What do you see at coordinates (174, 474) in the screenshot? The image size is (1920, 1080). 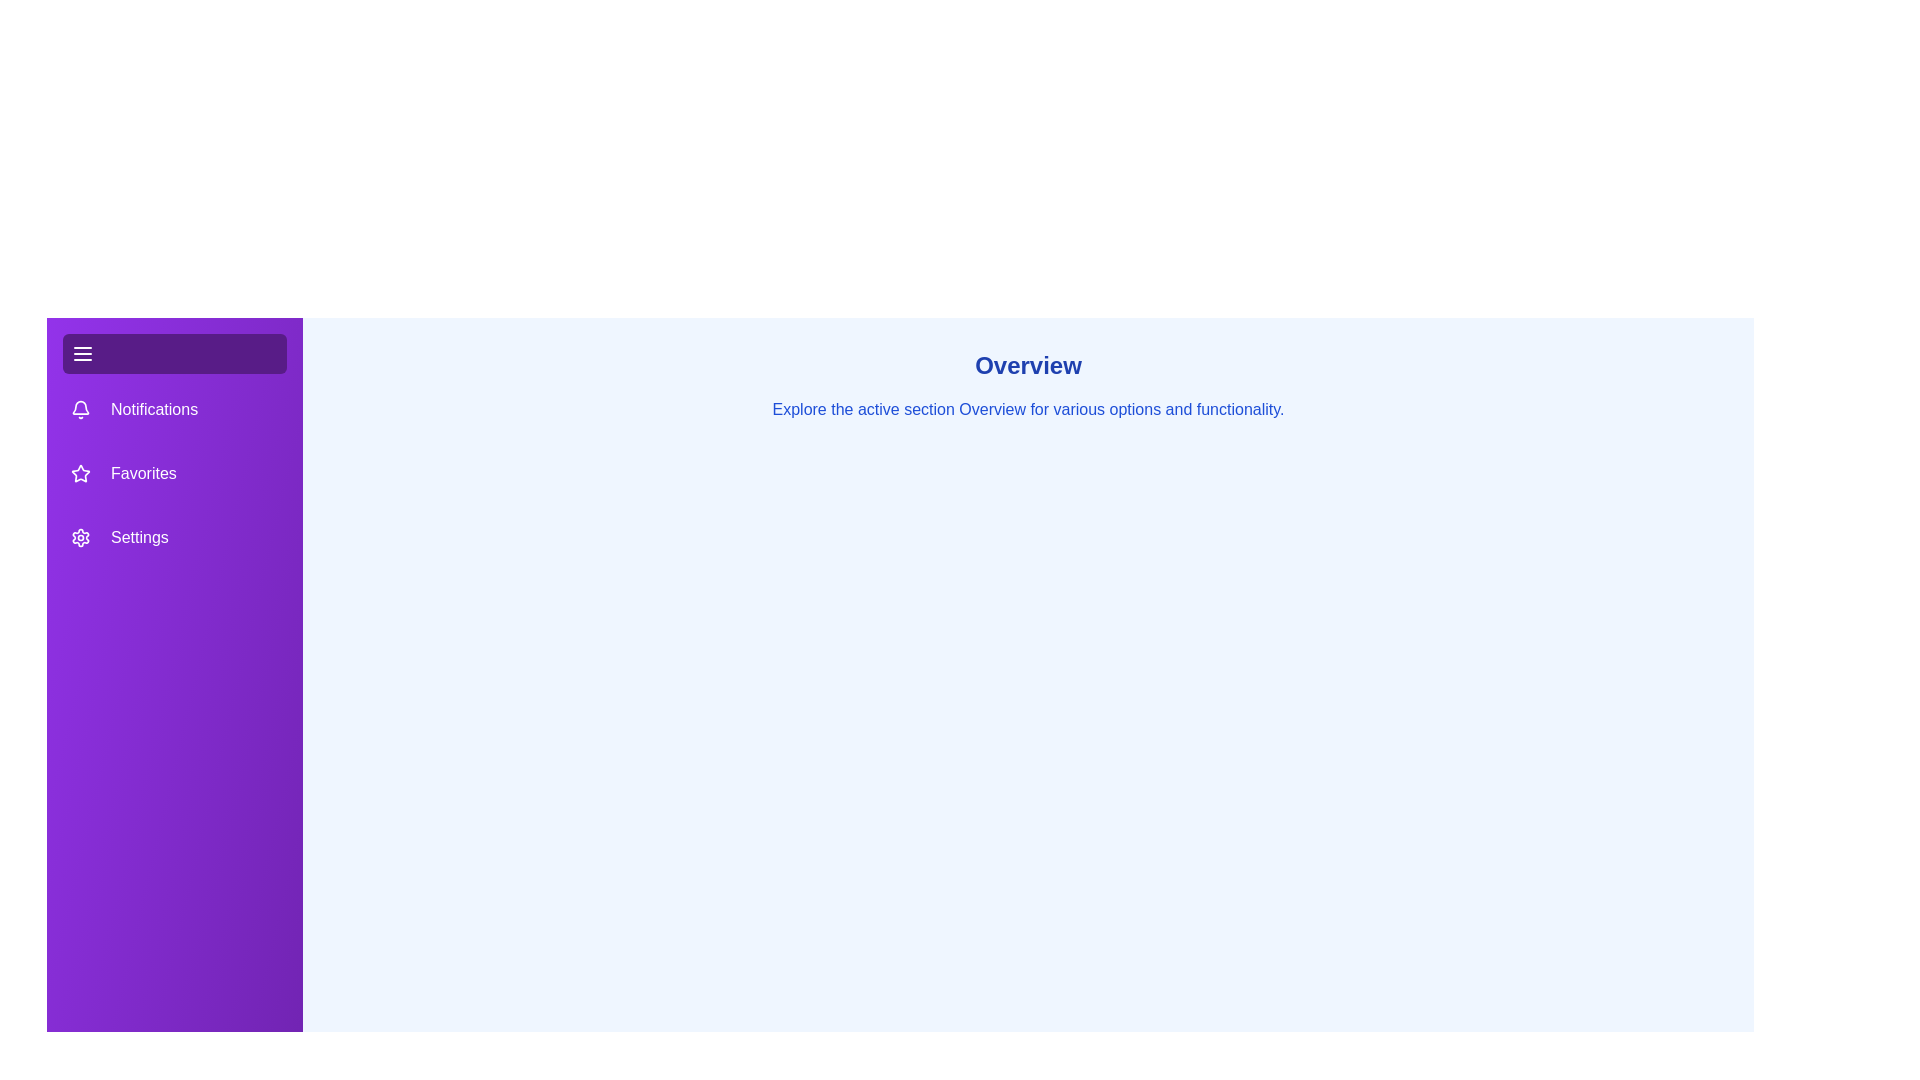 I see `the tab labeled Favorites in the drawer` at bounding box center [174, 474].